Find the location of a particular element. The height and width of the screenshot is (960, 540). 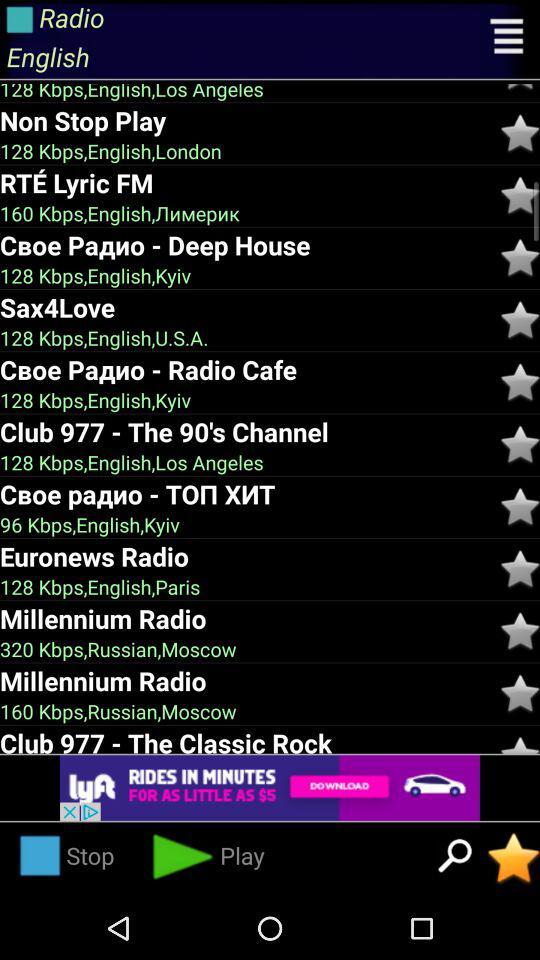

add favorite is located at coordinates (520, 87).